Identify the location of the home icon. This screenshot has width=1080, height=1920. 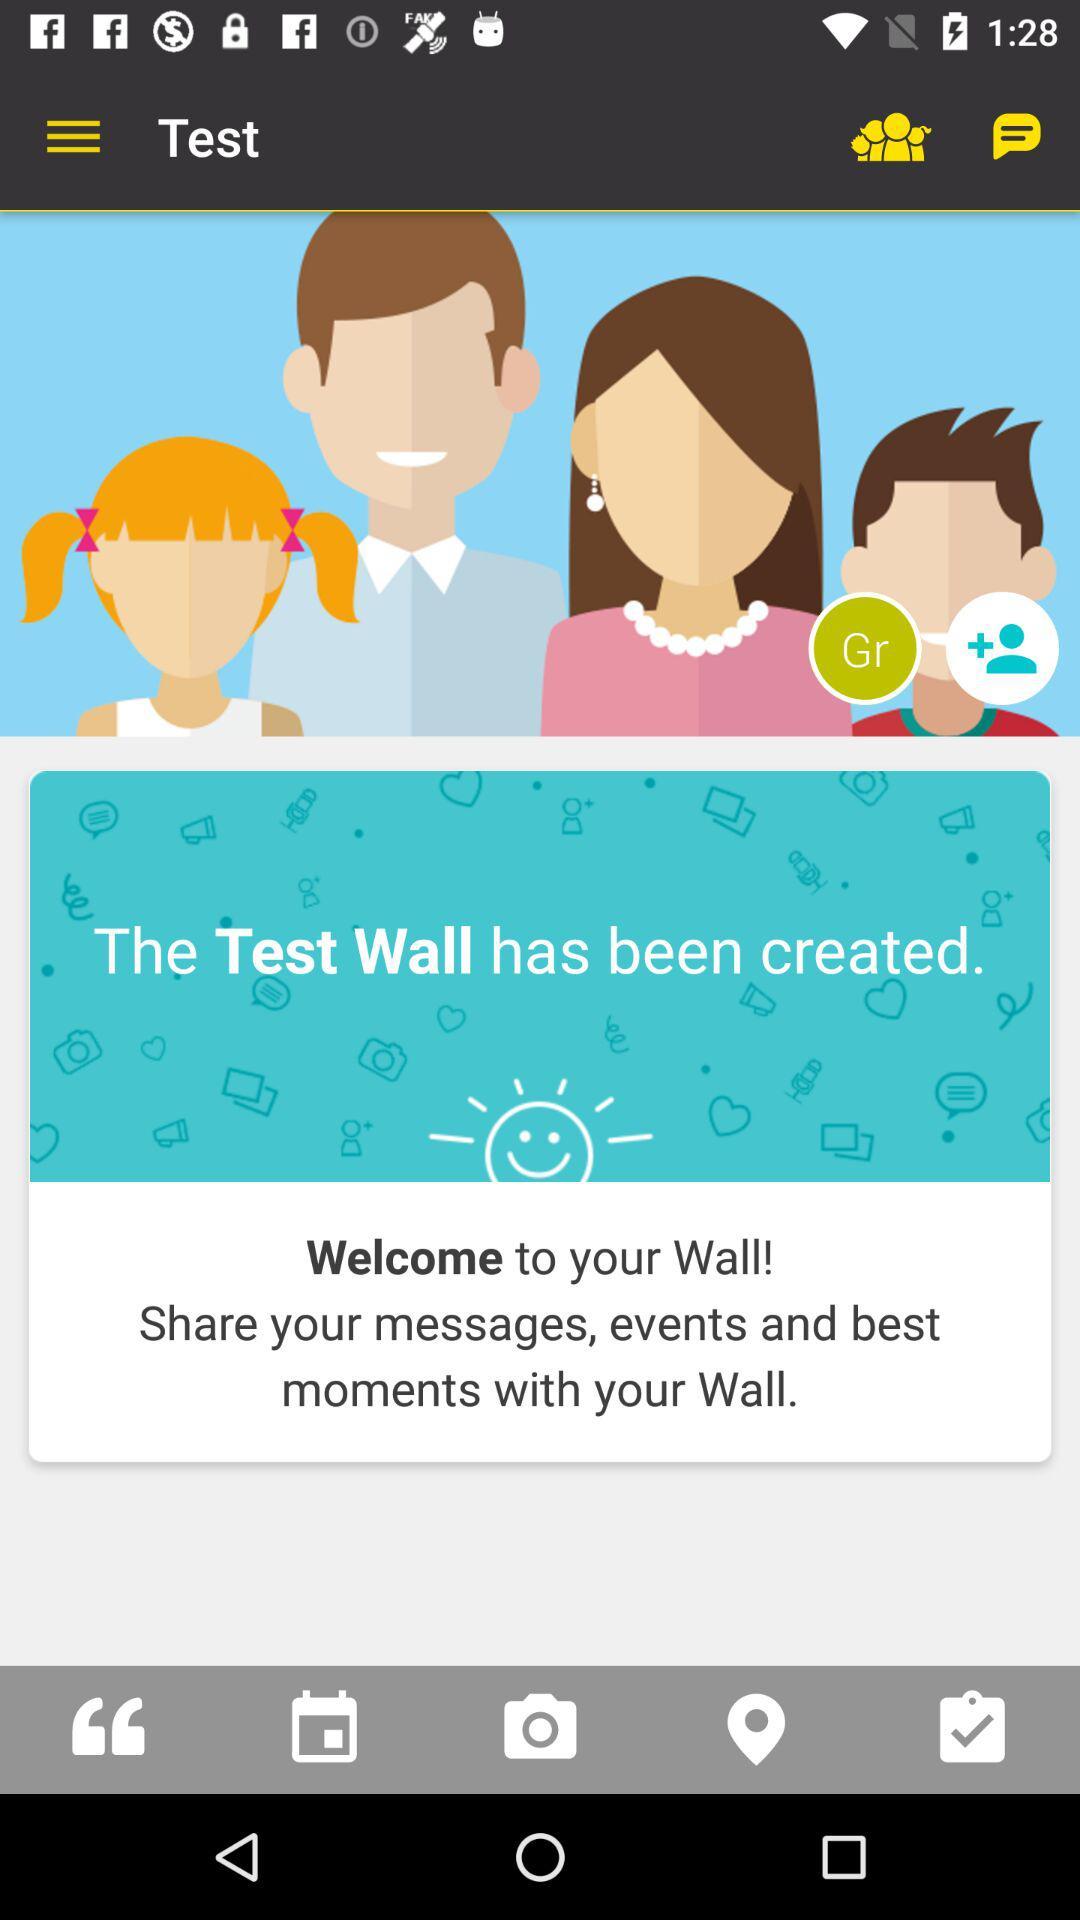
(108, 1728).